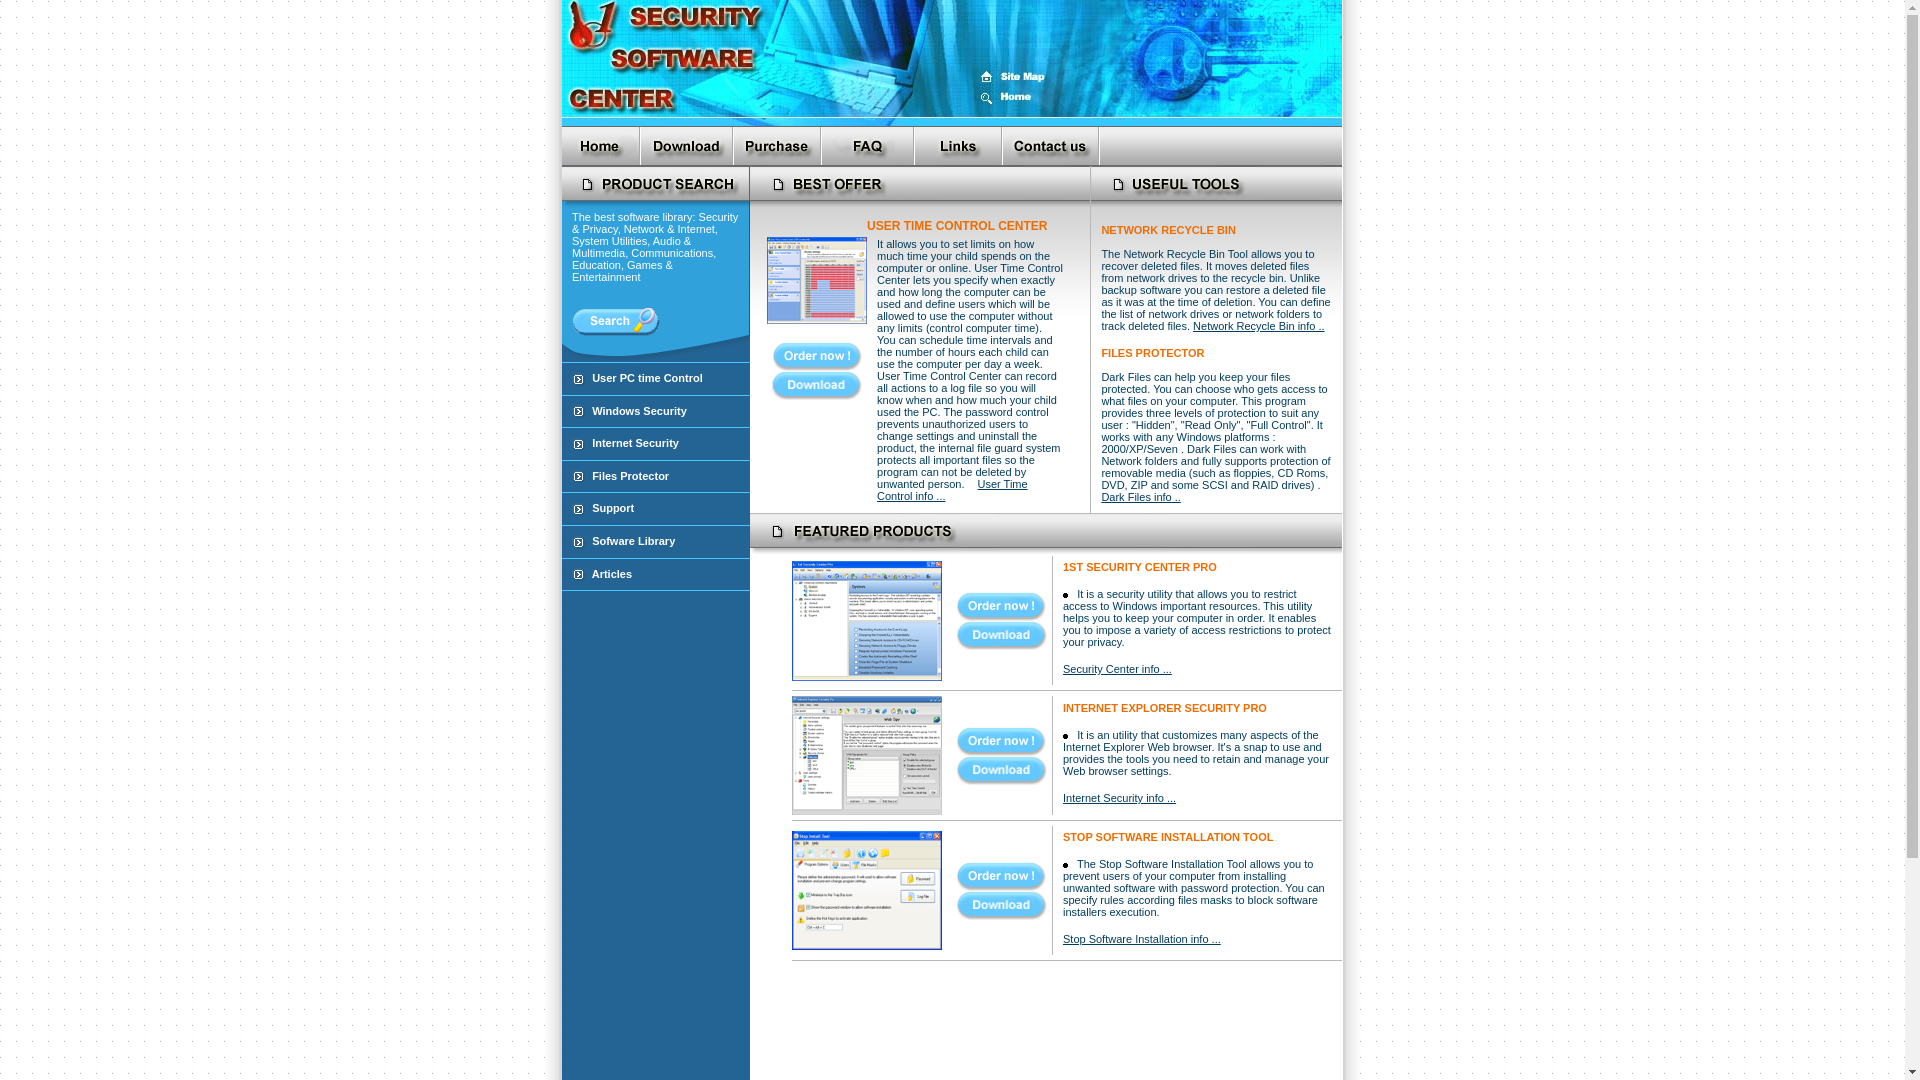 This screenshot has width=1920, height=1080. What do you see at coordinates (590, 442) in the screenshot?
I see `'Internet Security'` at bounding box center [590, 442].